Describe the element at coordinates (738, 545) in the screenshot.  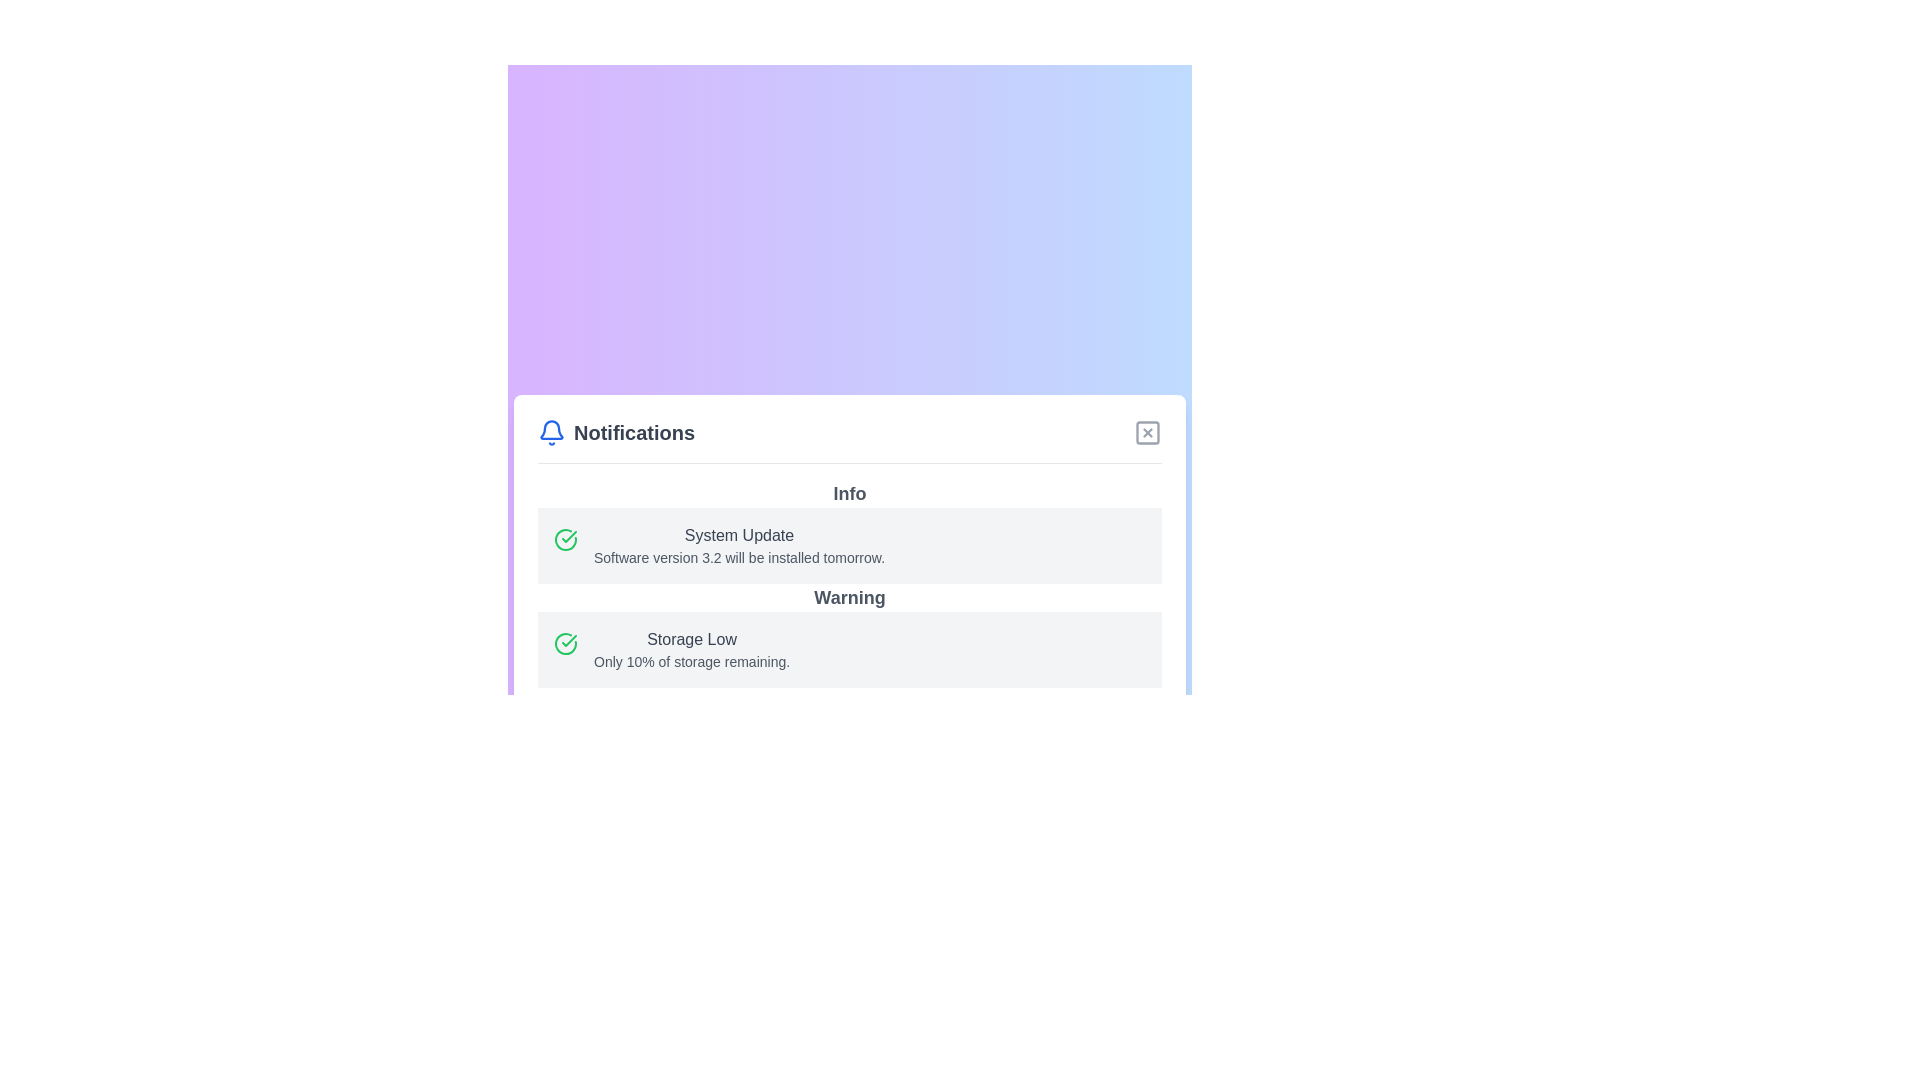
I see `informational text block about the system update scheduled for tomorrow, located in the 'Info' section of the notifications panel, above the 'Storage Low' notification` at that location.